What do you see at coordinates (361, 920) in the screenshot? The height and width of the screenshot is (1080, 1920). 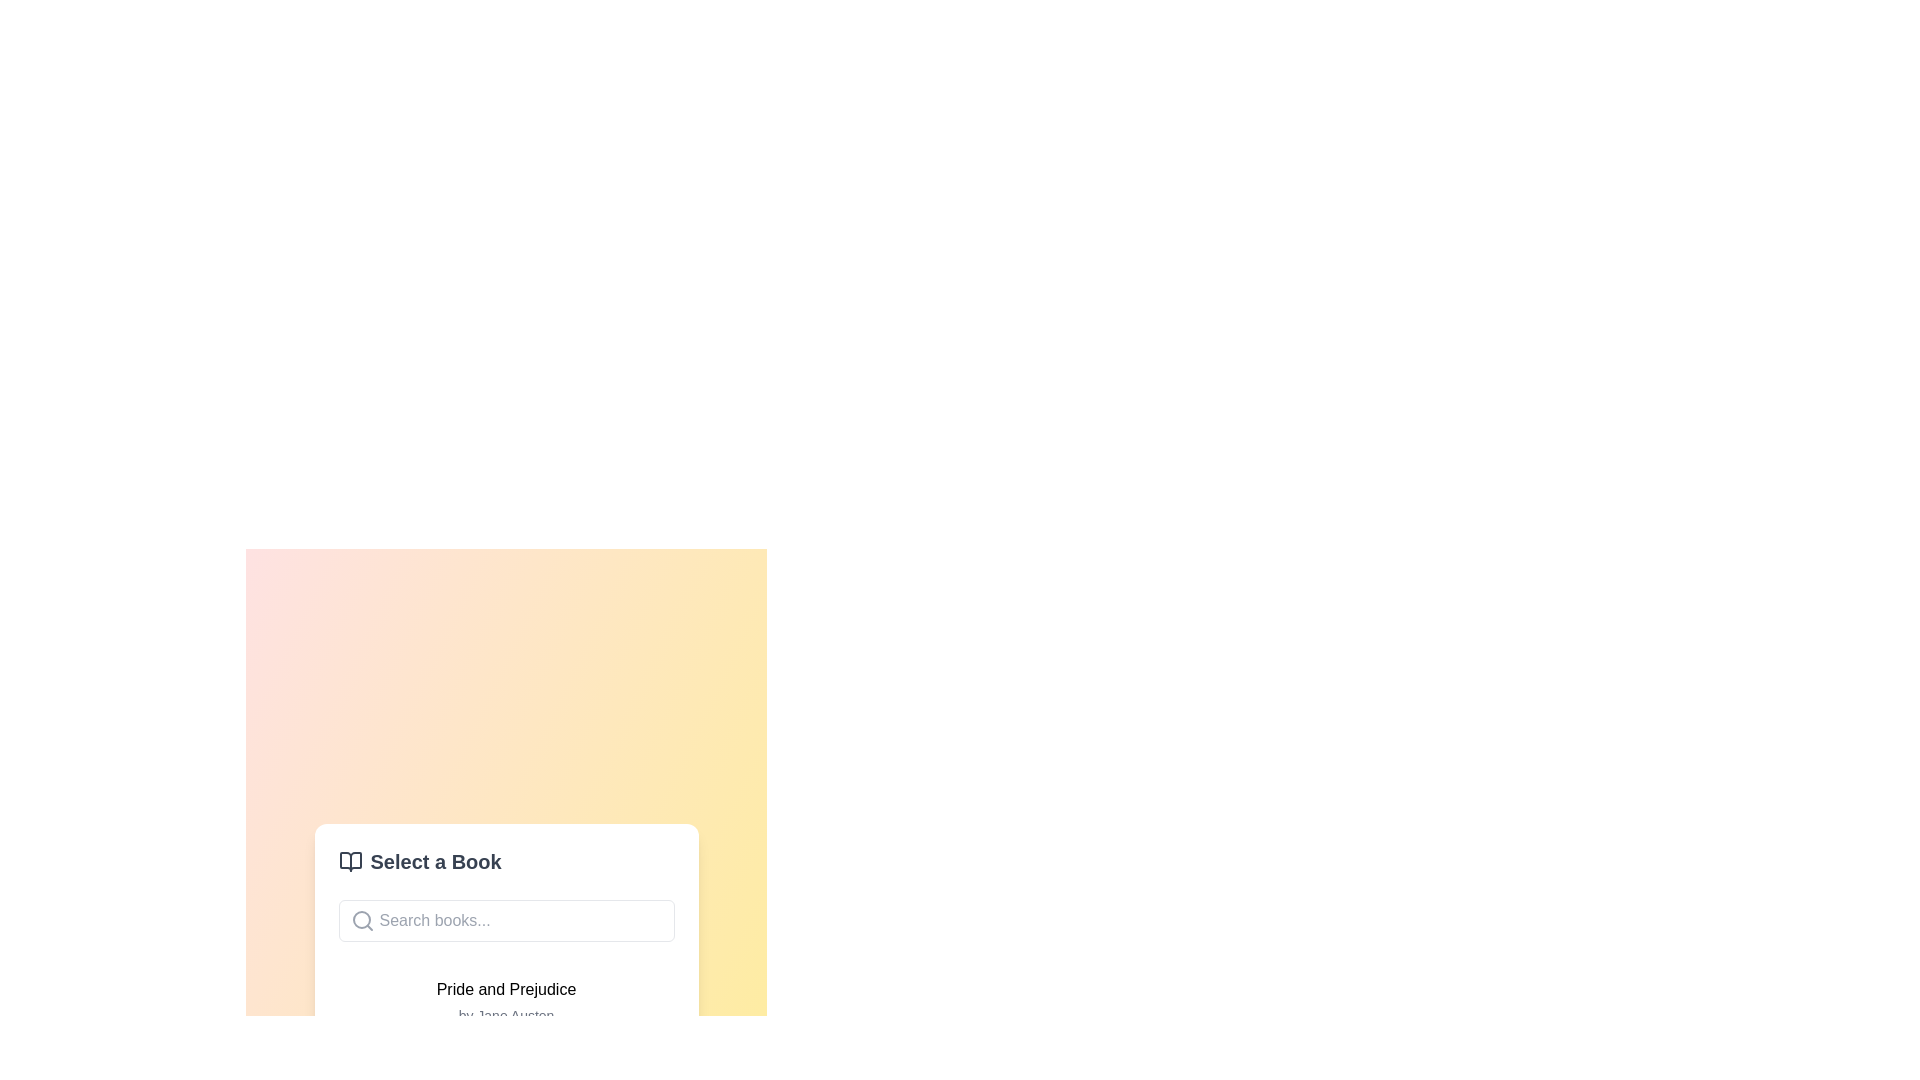 I see `the primary body of the search icon, which is represented by a circle located on the leftmost side of the search input field` at bounding box center [361, 920].